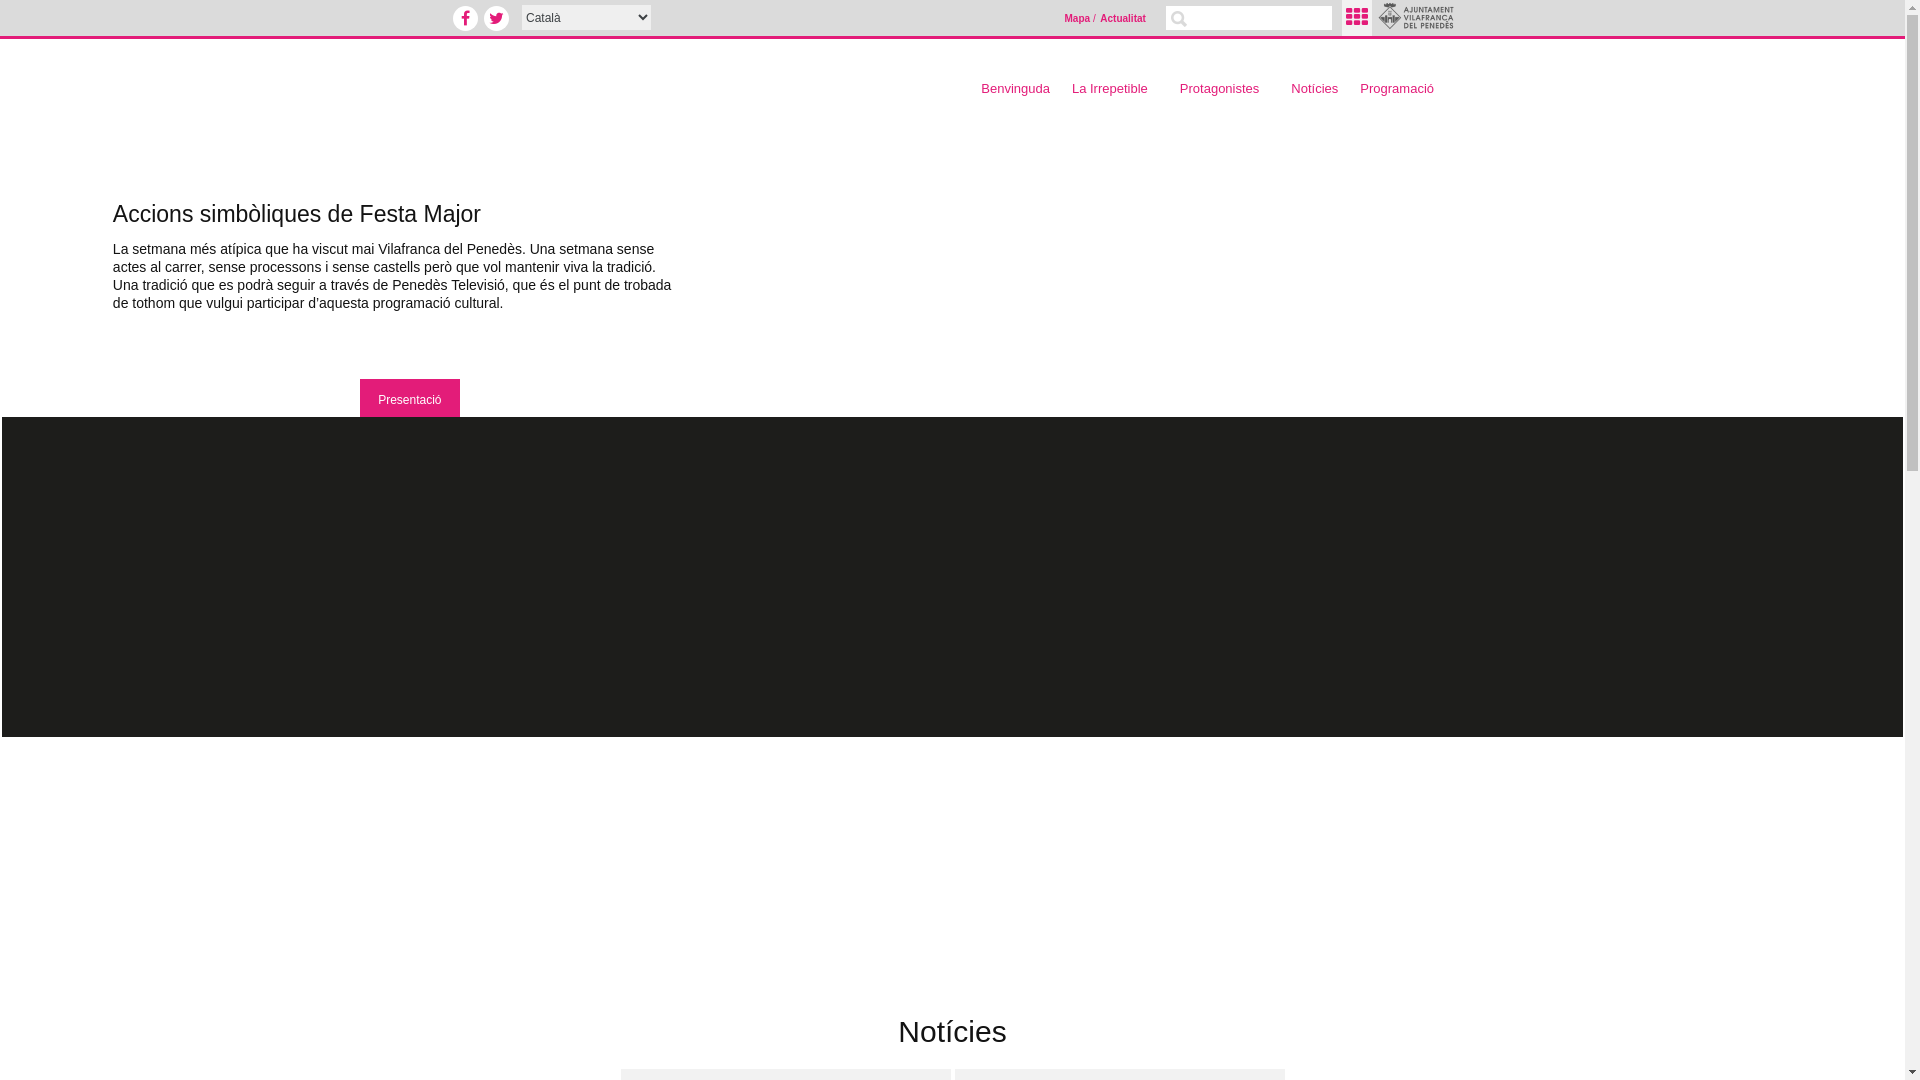  I want to click on 'Actualitat', so click(1123, 19).